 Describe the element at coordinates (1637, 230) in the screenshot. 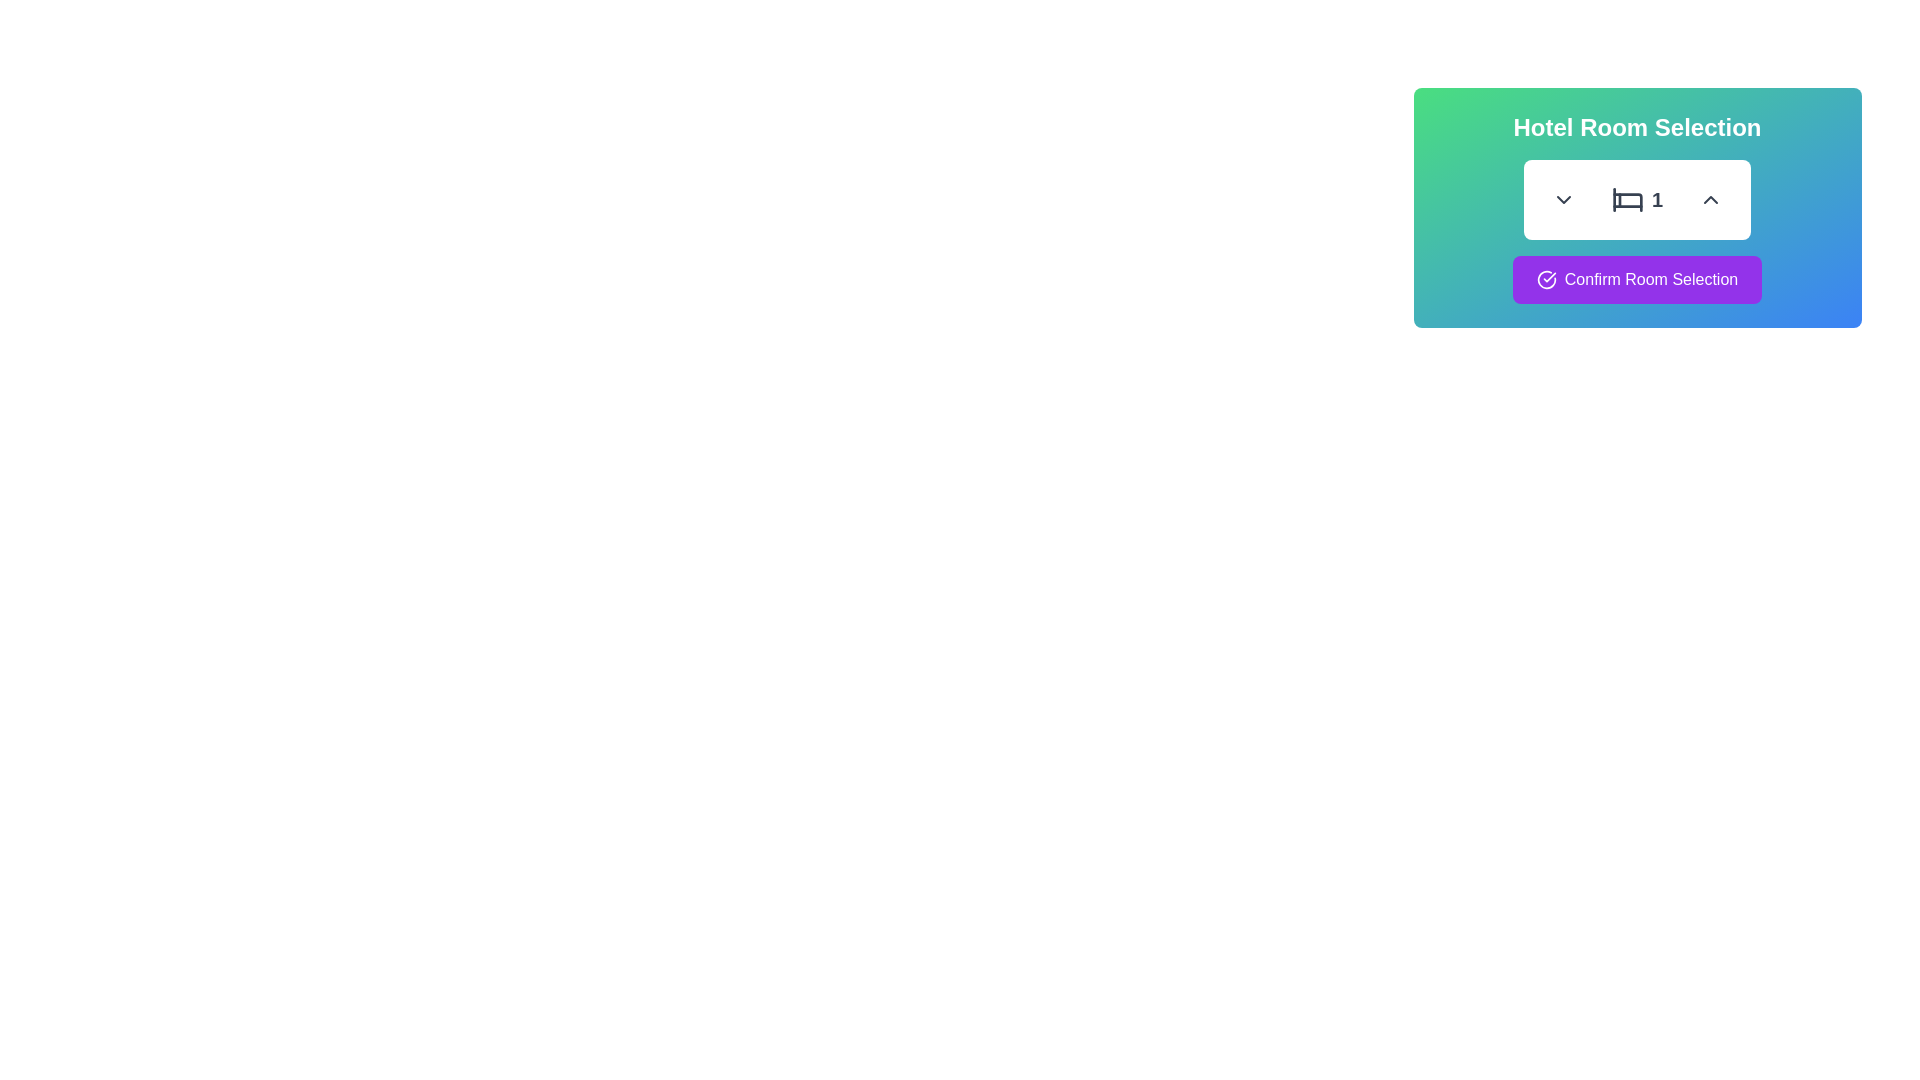

I see `the stepper control component used for selecting the number of rooms, which features arrows on either side and a bed icon in the center` at that location.